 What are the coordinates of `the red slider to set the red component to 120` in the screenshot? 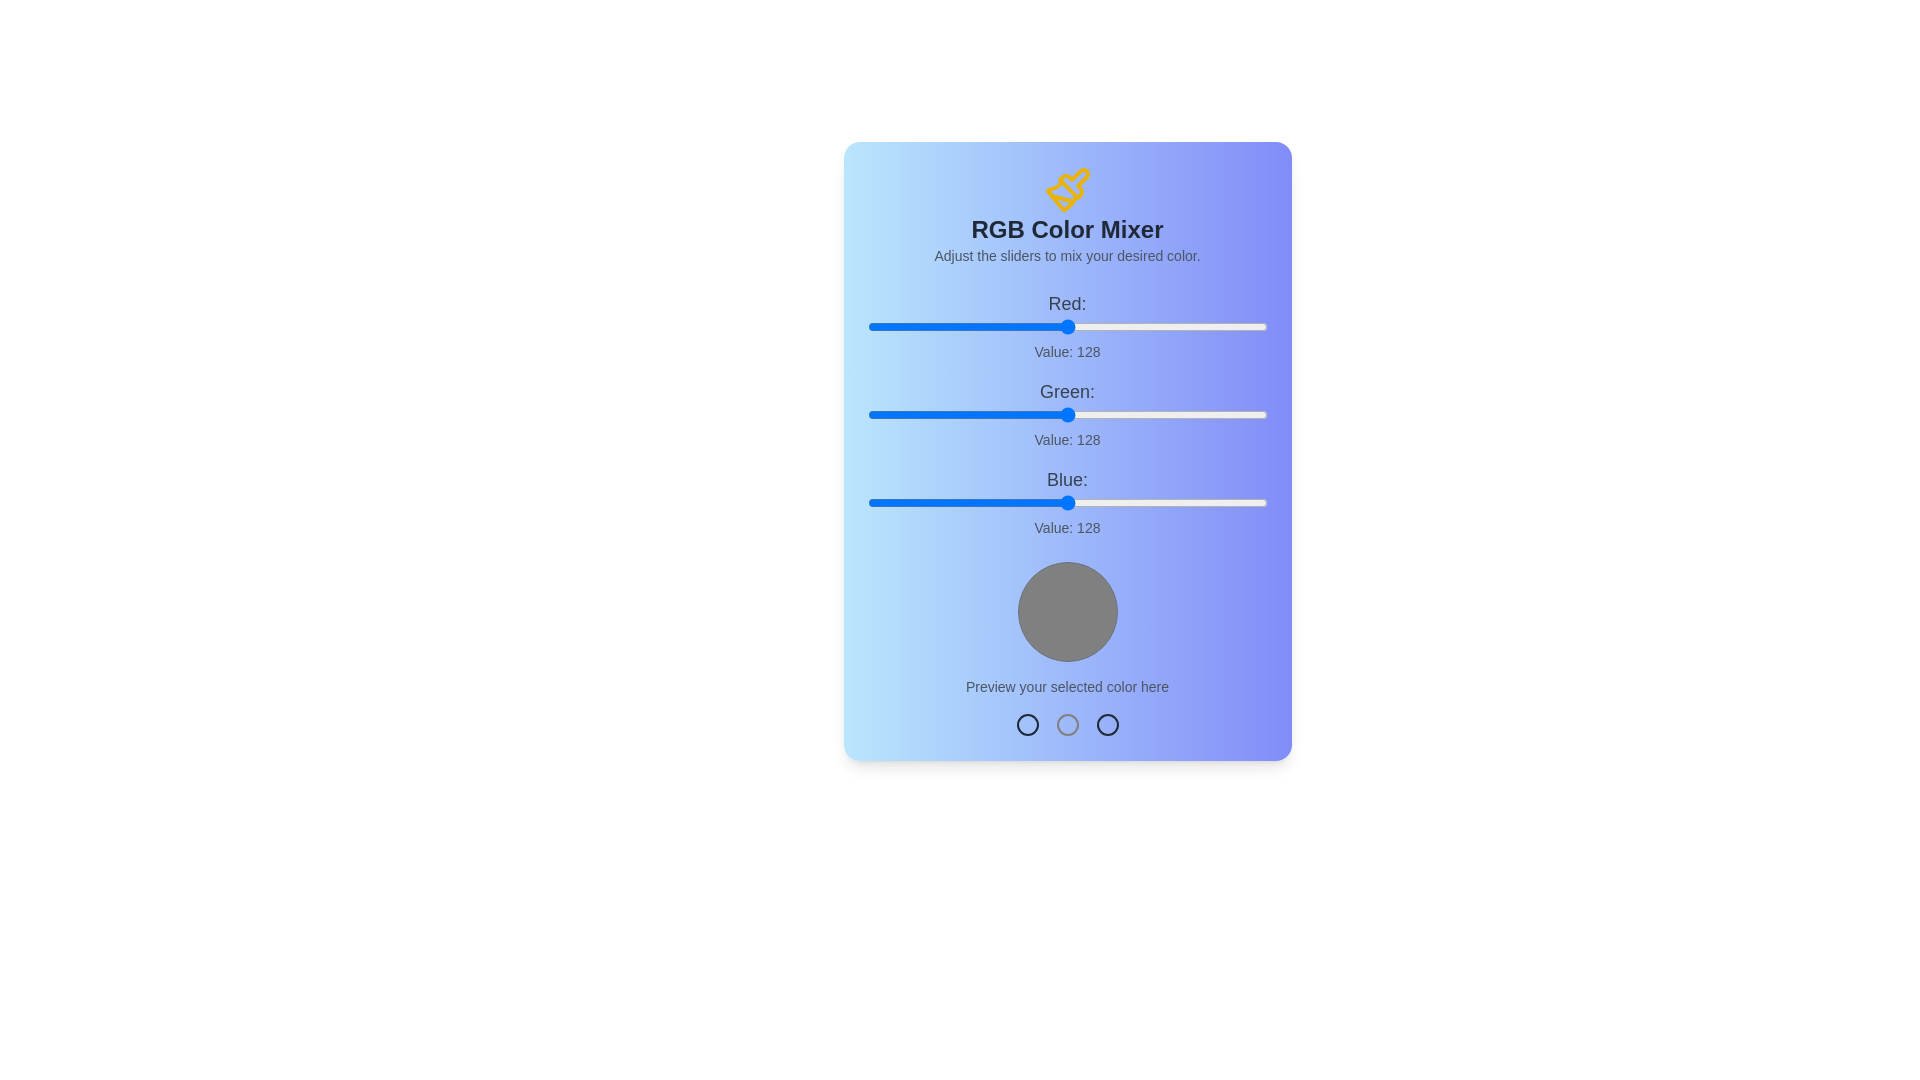 It's located at (1054, 326).